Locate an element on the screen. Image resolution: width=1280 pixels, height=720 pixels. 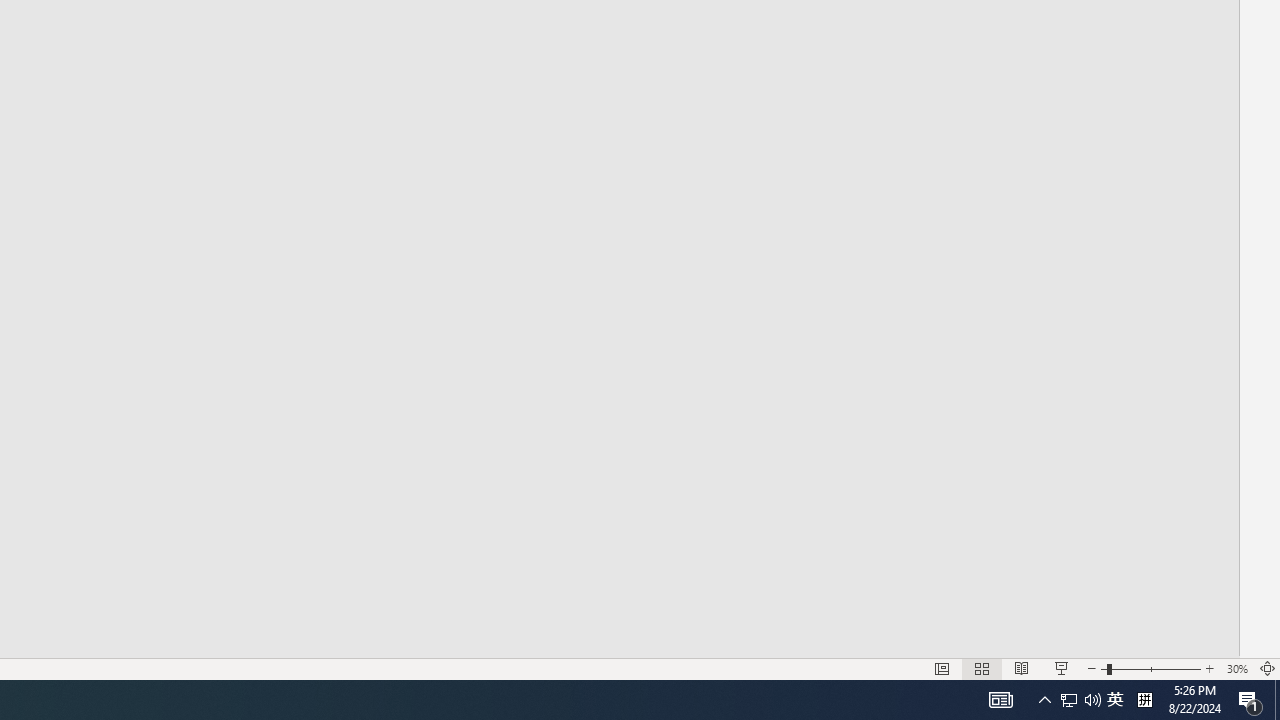
'Zoom 30%' is located at coordinates (1236, 669).